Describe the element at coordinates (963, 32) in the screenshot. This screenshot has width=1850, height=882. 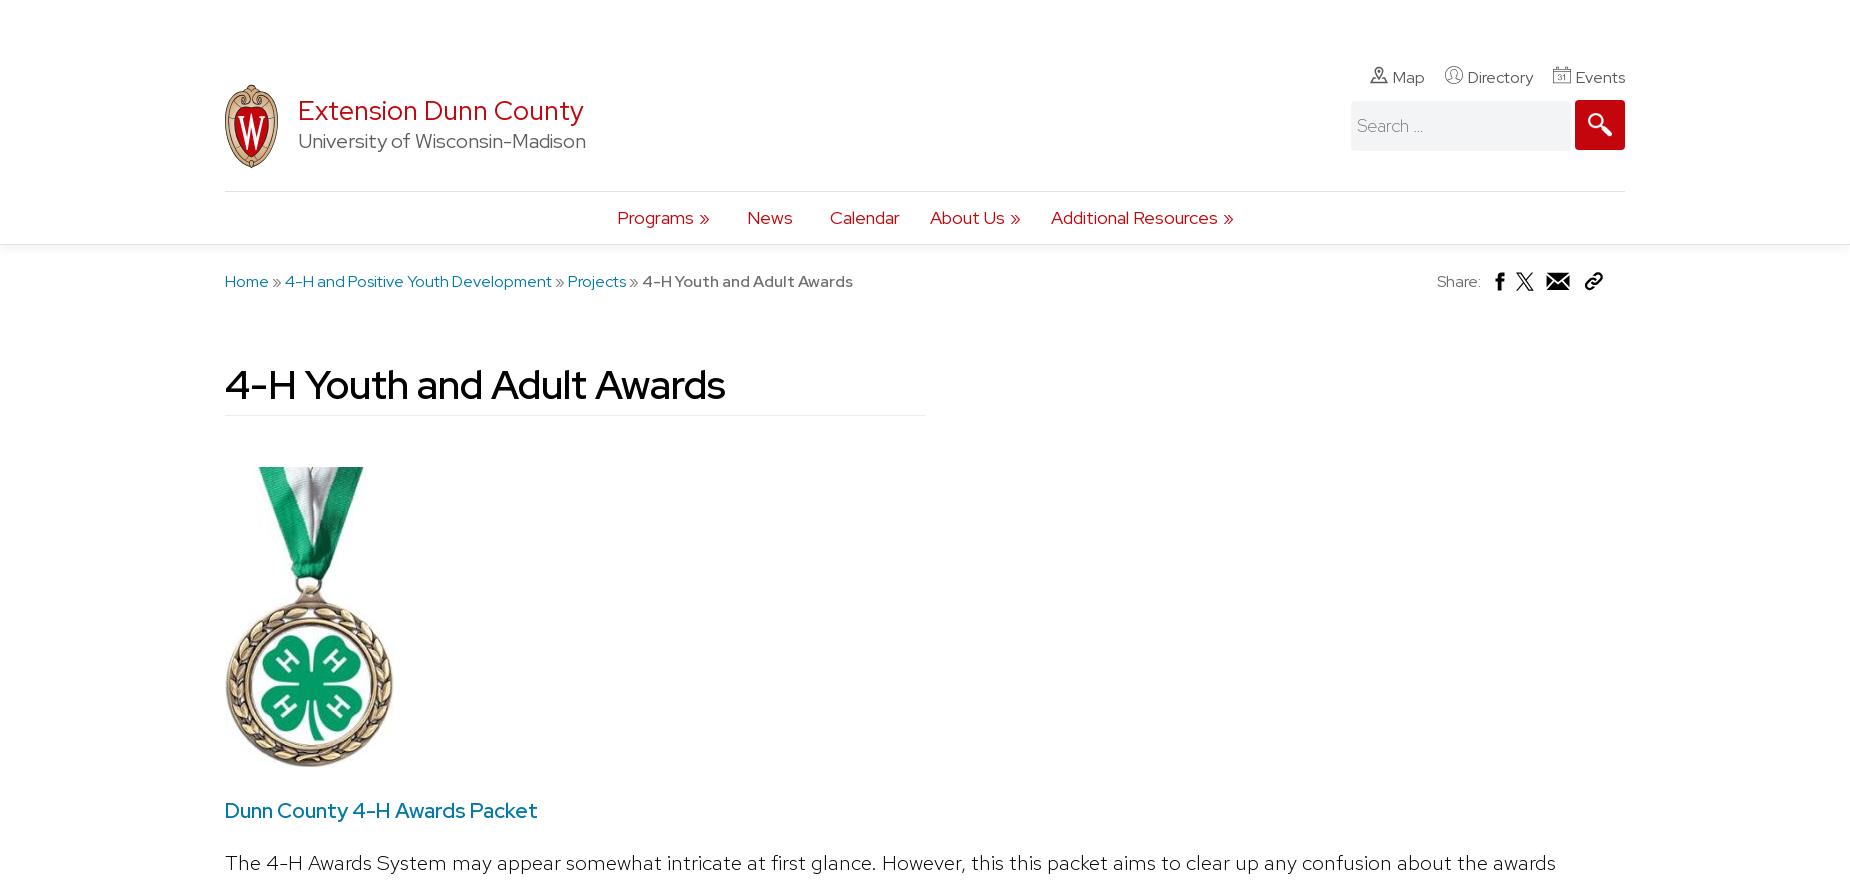
I see `'When making a nomination for the “4-H Alumni Award” please consider the person’s interest in 4-H in their adult life and reflect on their accomplishments when they were a member.'` at that location.